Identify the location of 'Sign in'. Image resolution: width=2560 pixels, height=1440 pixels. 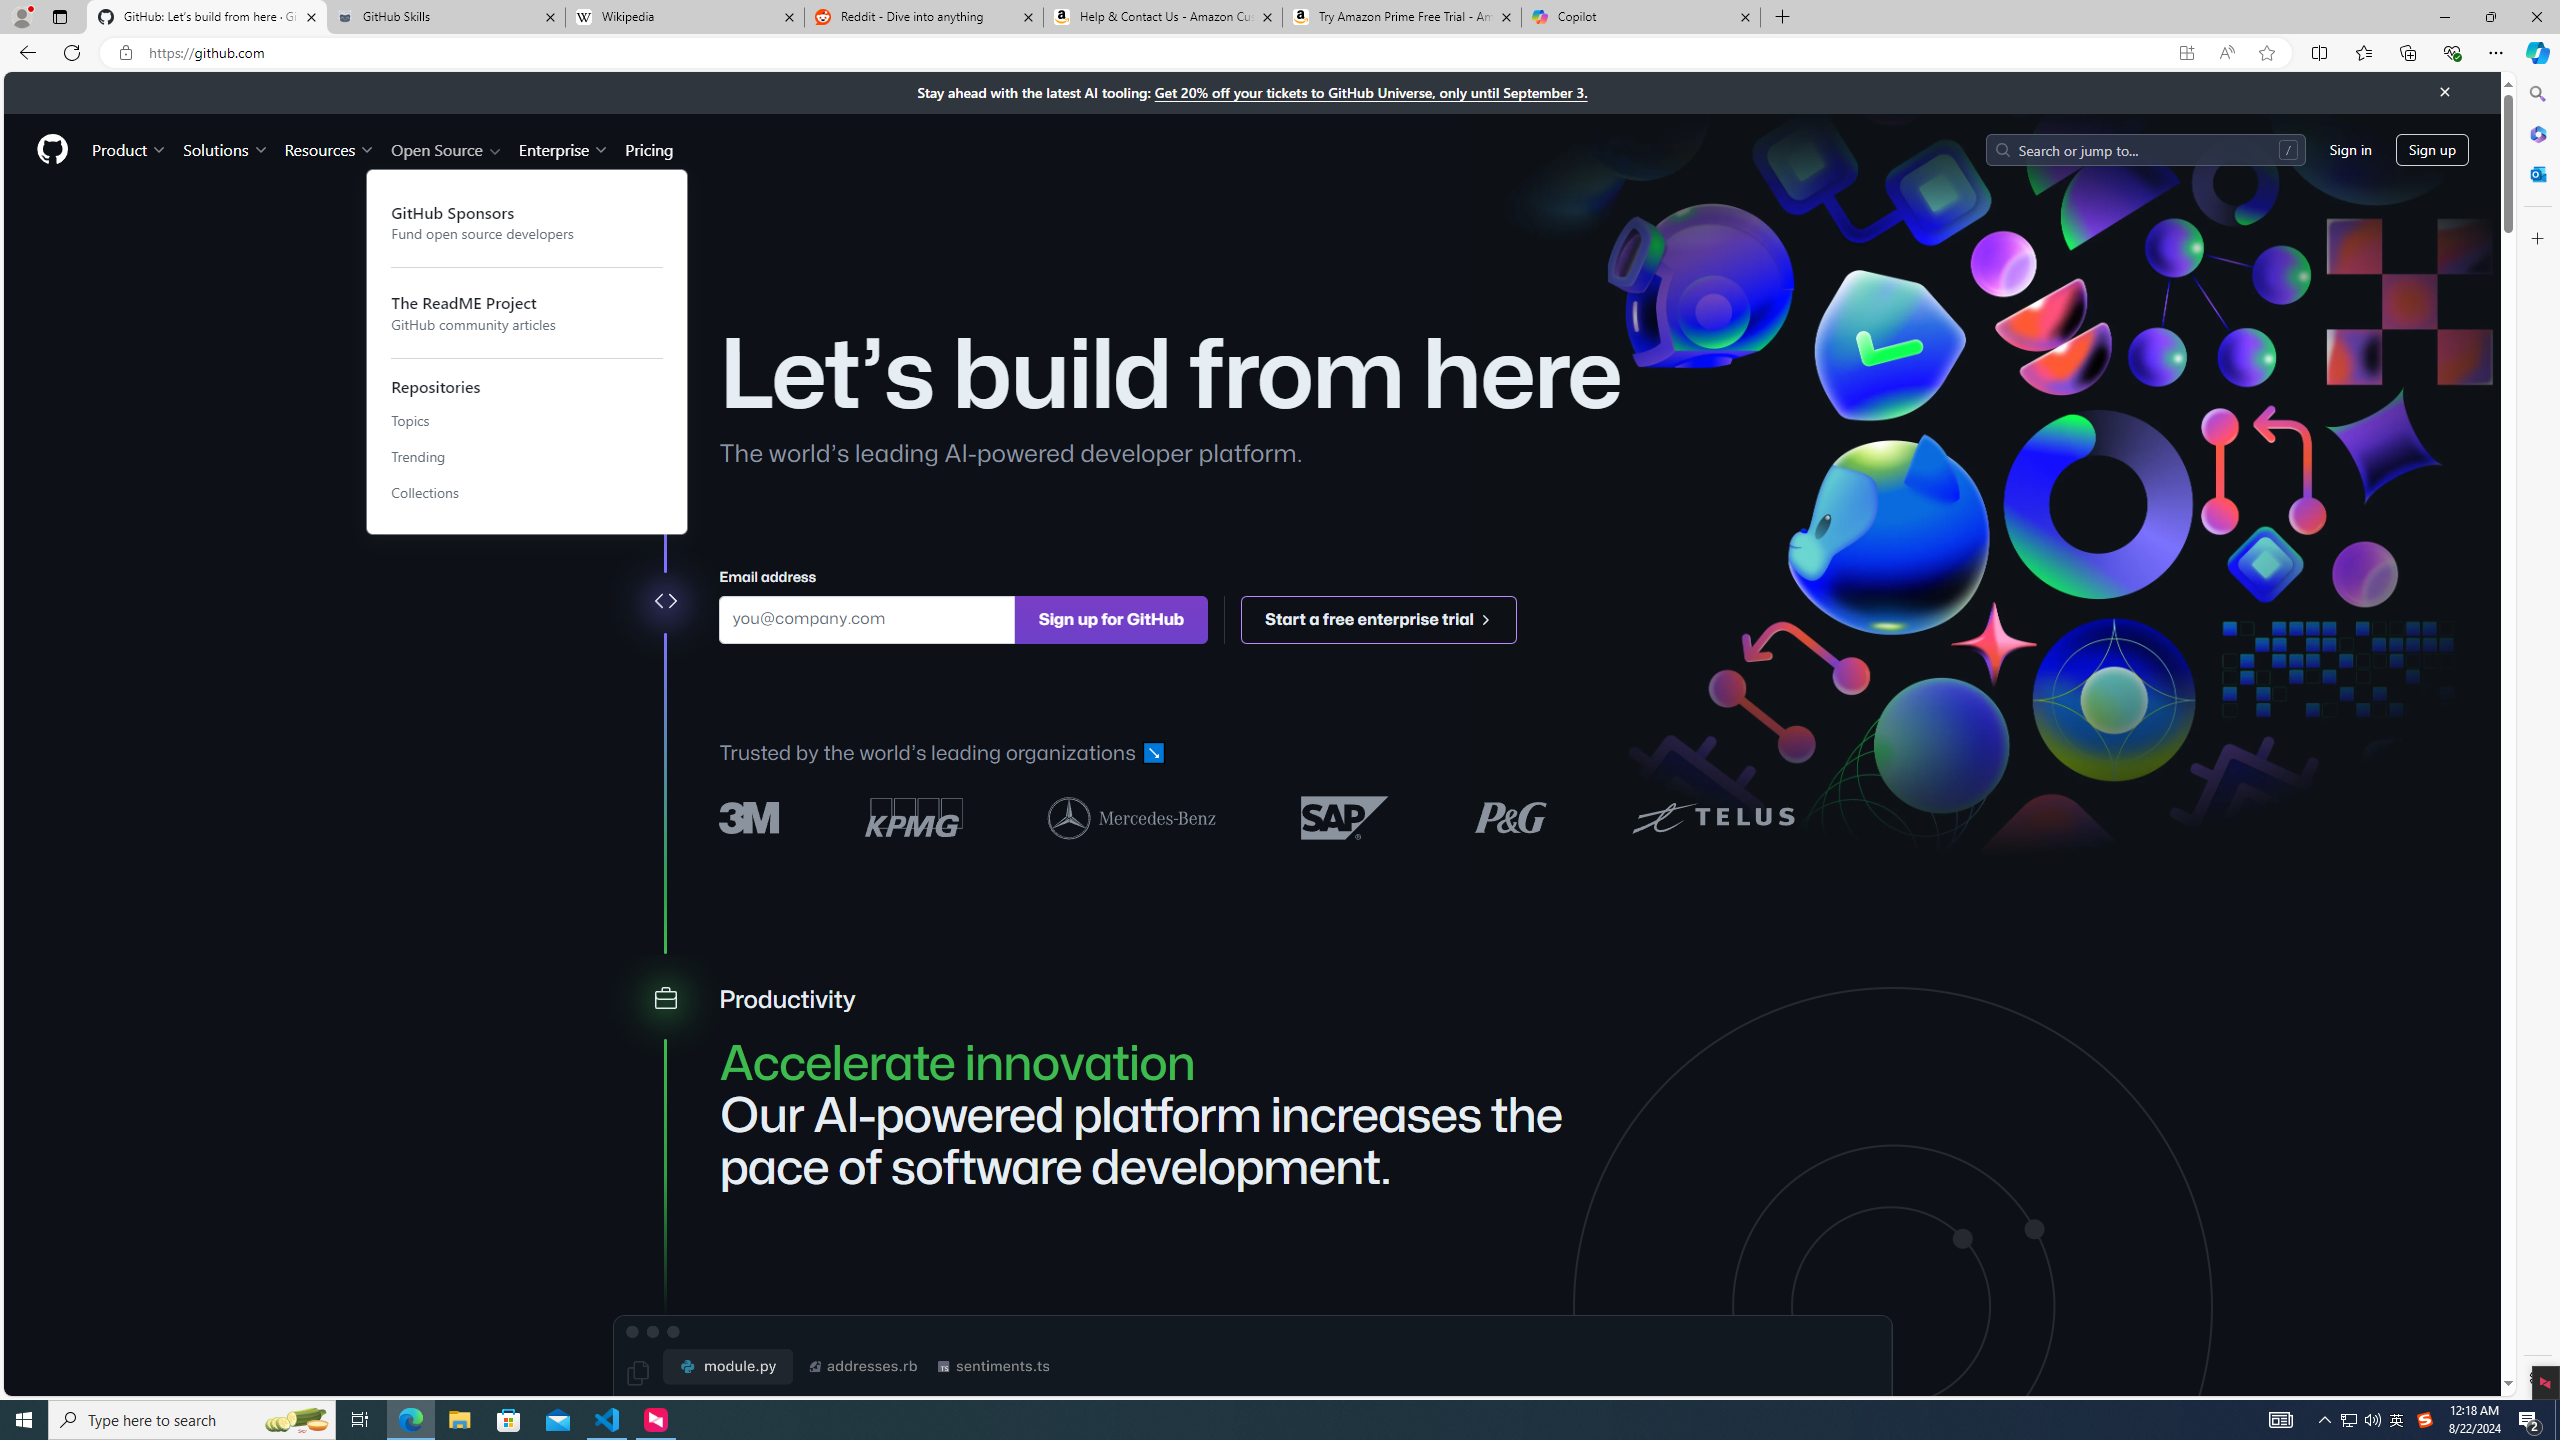
(2351, 149).